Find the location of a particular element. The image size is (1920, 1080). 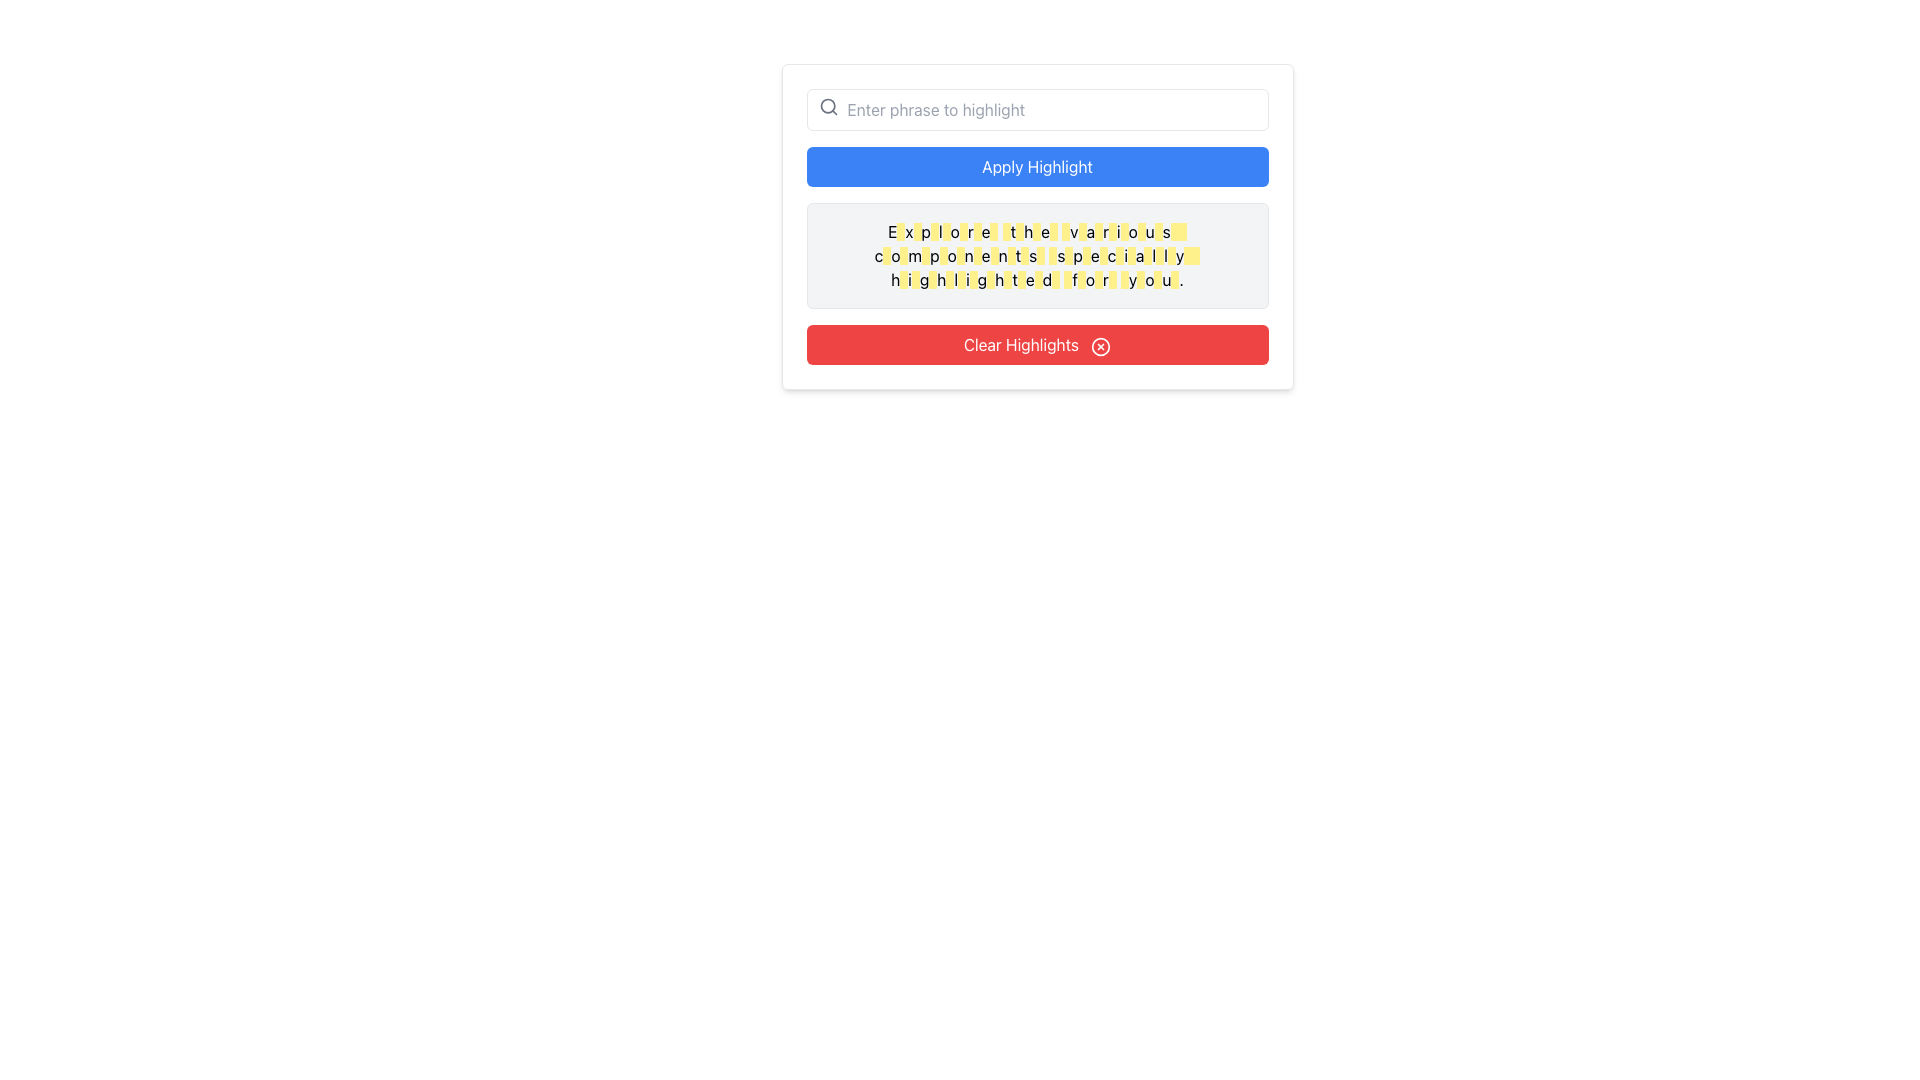

the yellow visual indicator (highlight box) located within the sentence "Explore the various components specially highlighted for you." corresponding to the letter 's' is located at coordinates (1025, 254).